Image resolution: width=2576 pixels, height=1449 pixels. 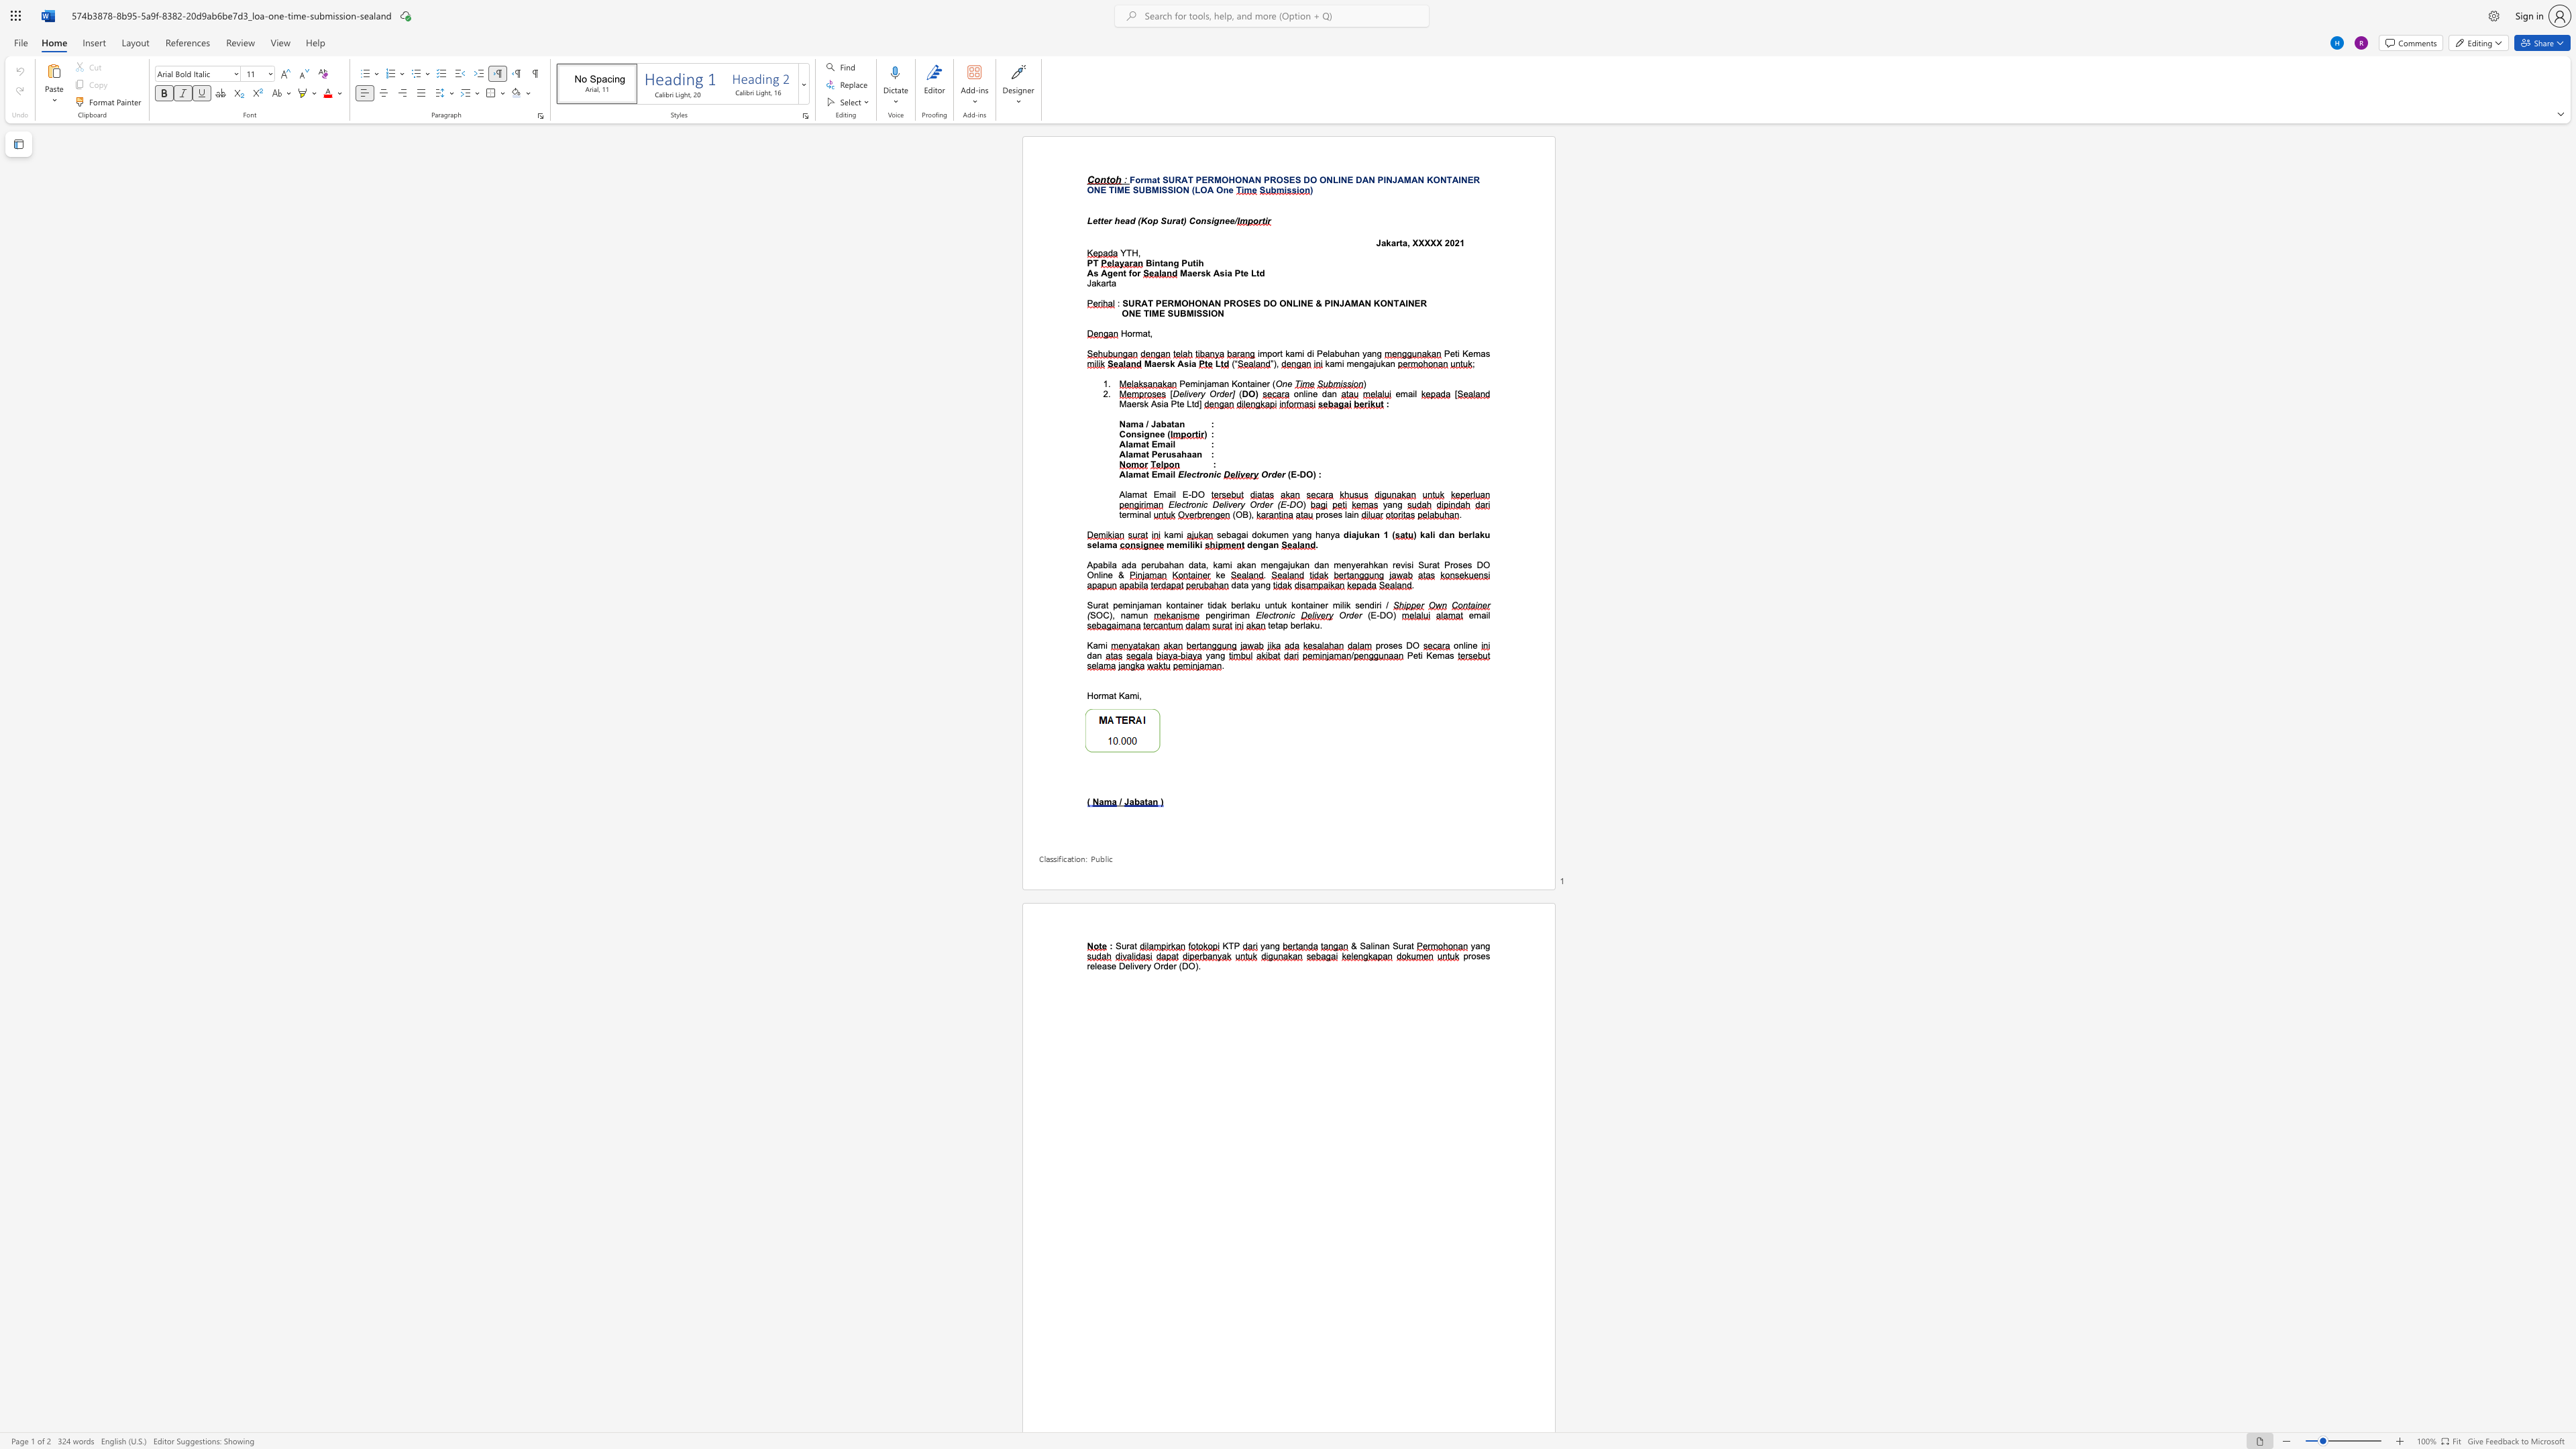 What do you see at coordinates (1137, 189) in the screenshot?
I see `the subset text "UBM" within the text "ONE TIME SUBMISSION"` at bounding box center [1137, 189].